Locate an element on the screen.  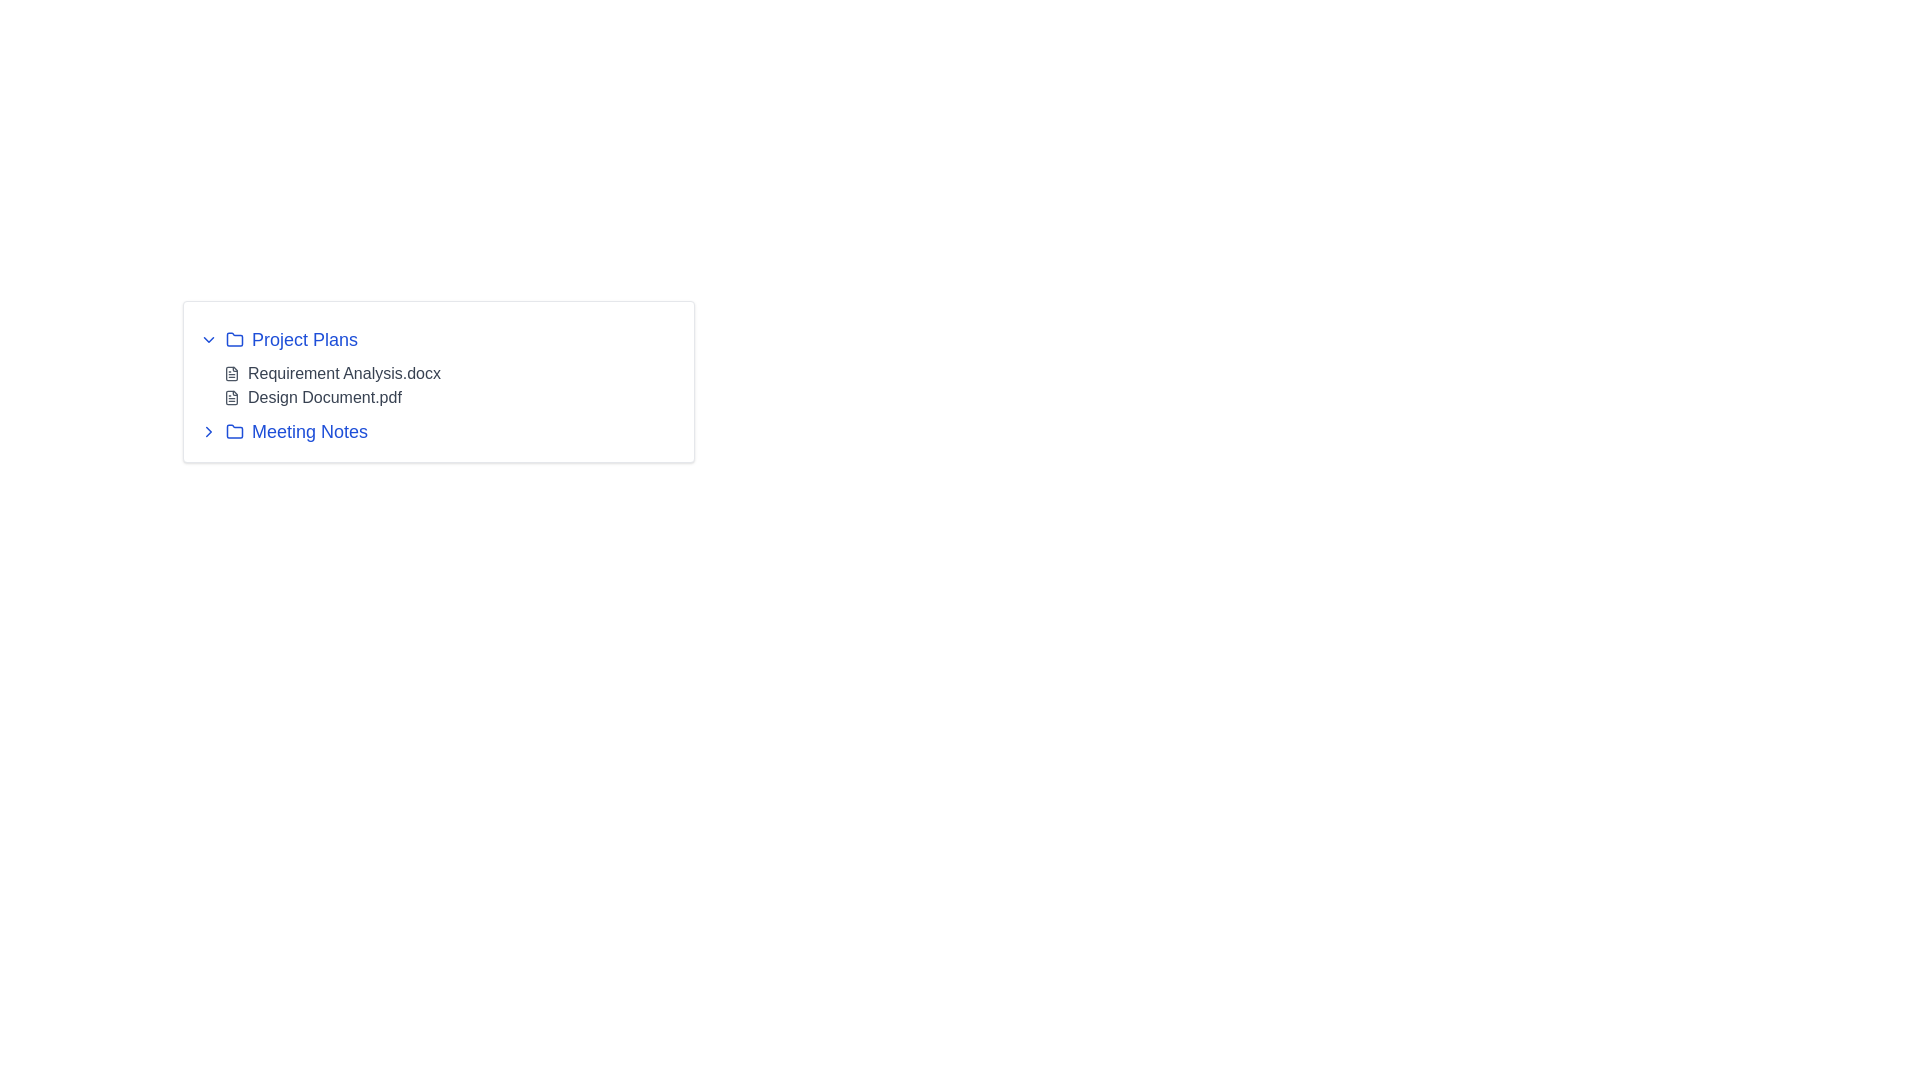
the last item in the vertically arranged list, which is used for navigating to 'Meeting Notes' is located at coordinates (437, 431).